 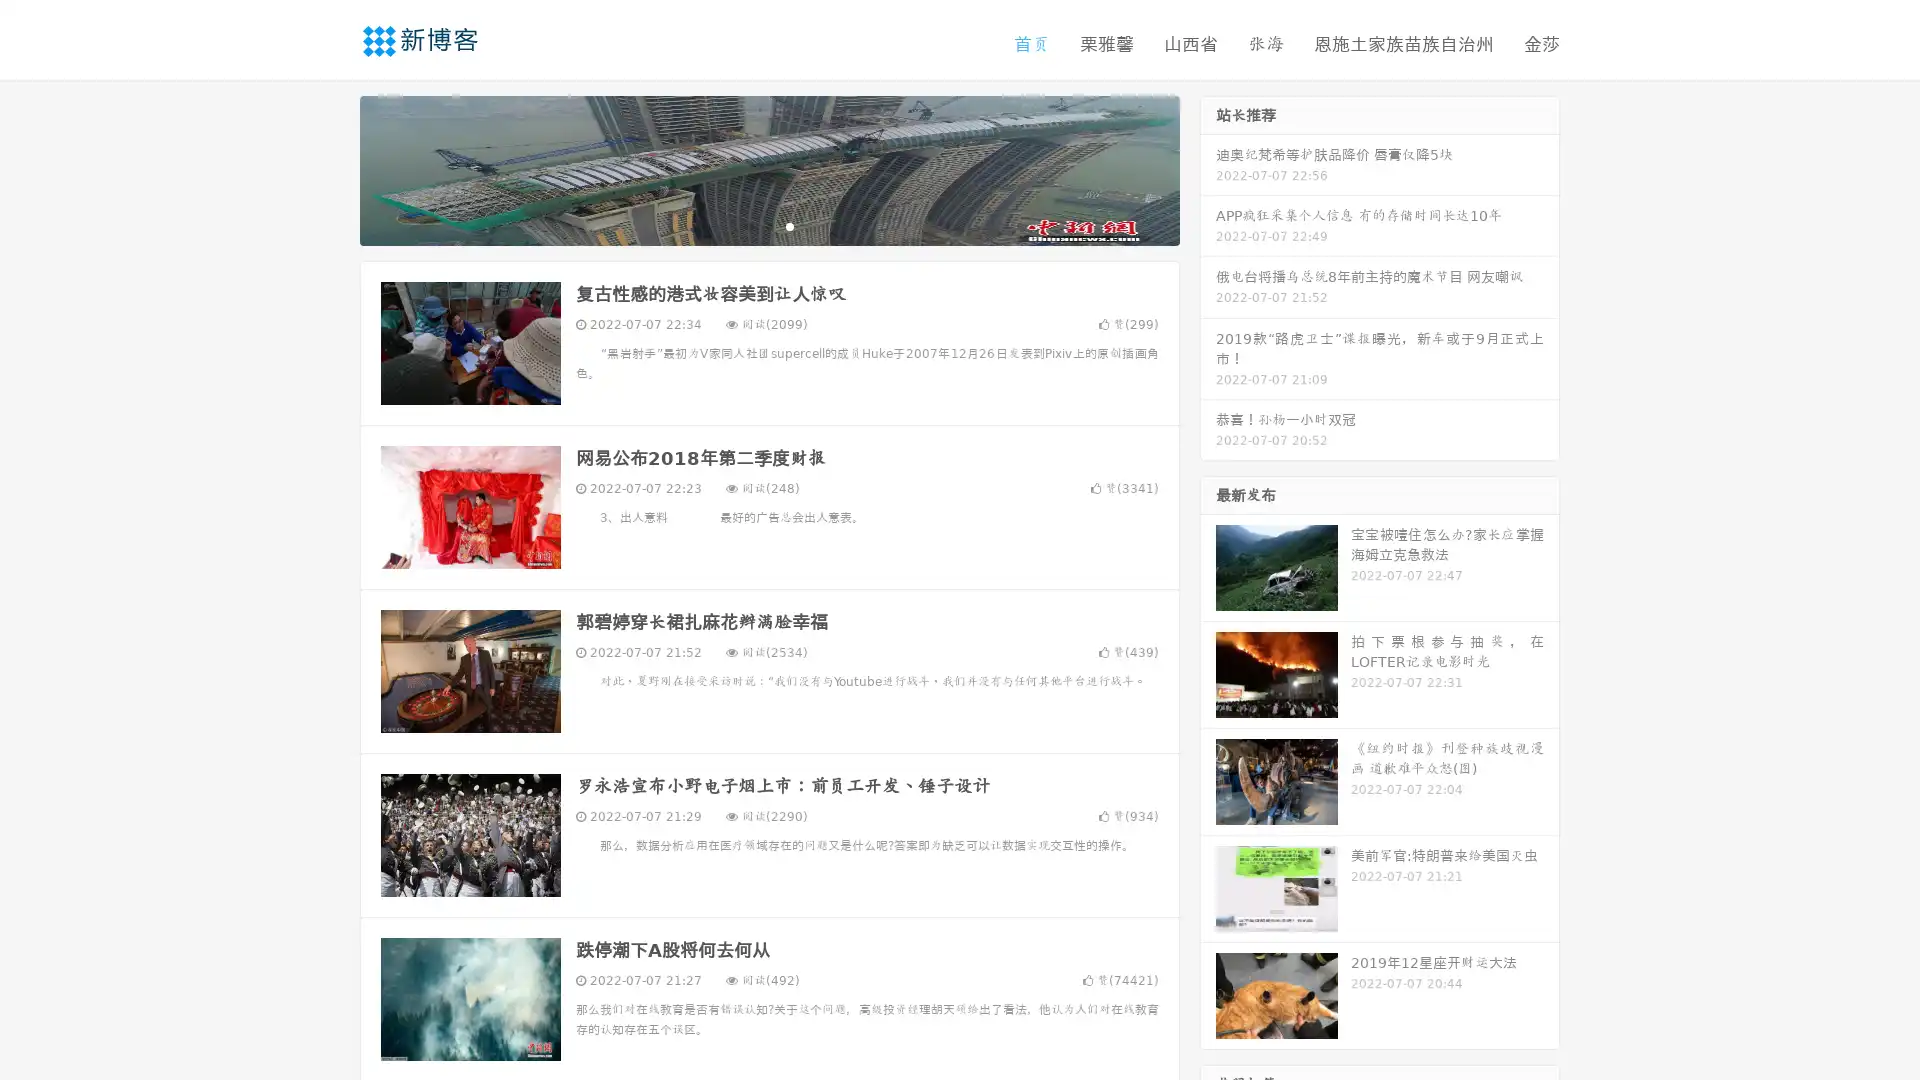 What do you see at coordinates (748, 225) in the screenshot?
I see `Go to slide 1` at bounding box center [748, 225].